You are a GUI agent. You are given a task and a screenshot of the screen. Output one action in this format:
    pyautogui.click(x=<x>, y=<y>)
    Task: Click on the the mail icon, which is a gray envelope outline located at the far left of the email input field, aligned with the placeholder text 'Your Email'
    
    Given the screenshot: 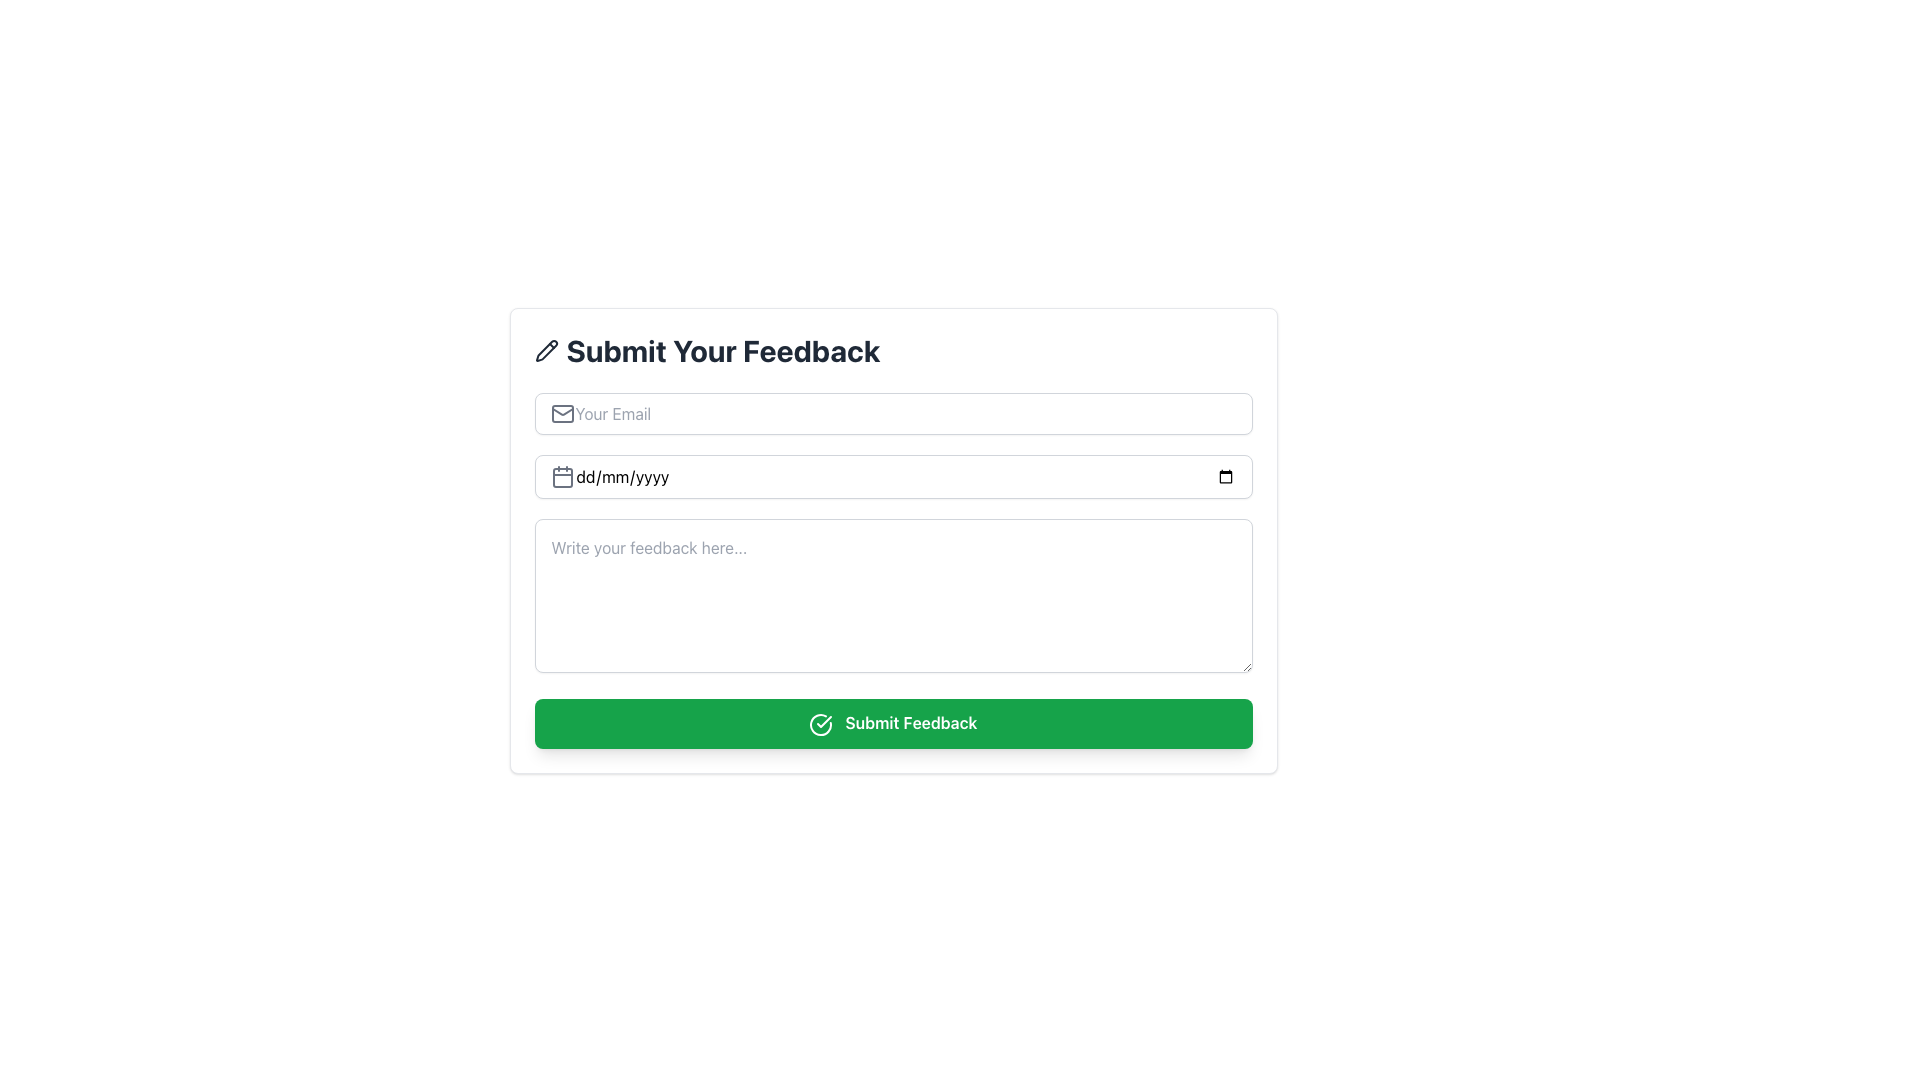 What is the action you would take?
    pyautogui.click(x=561, y=412)
    